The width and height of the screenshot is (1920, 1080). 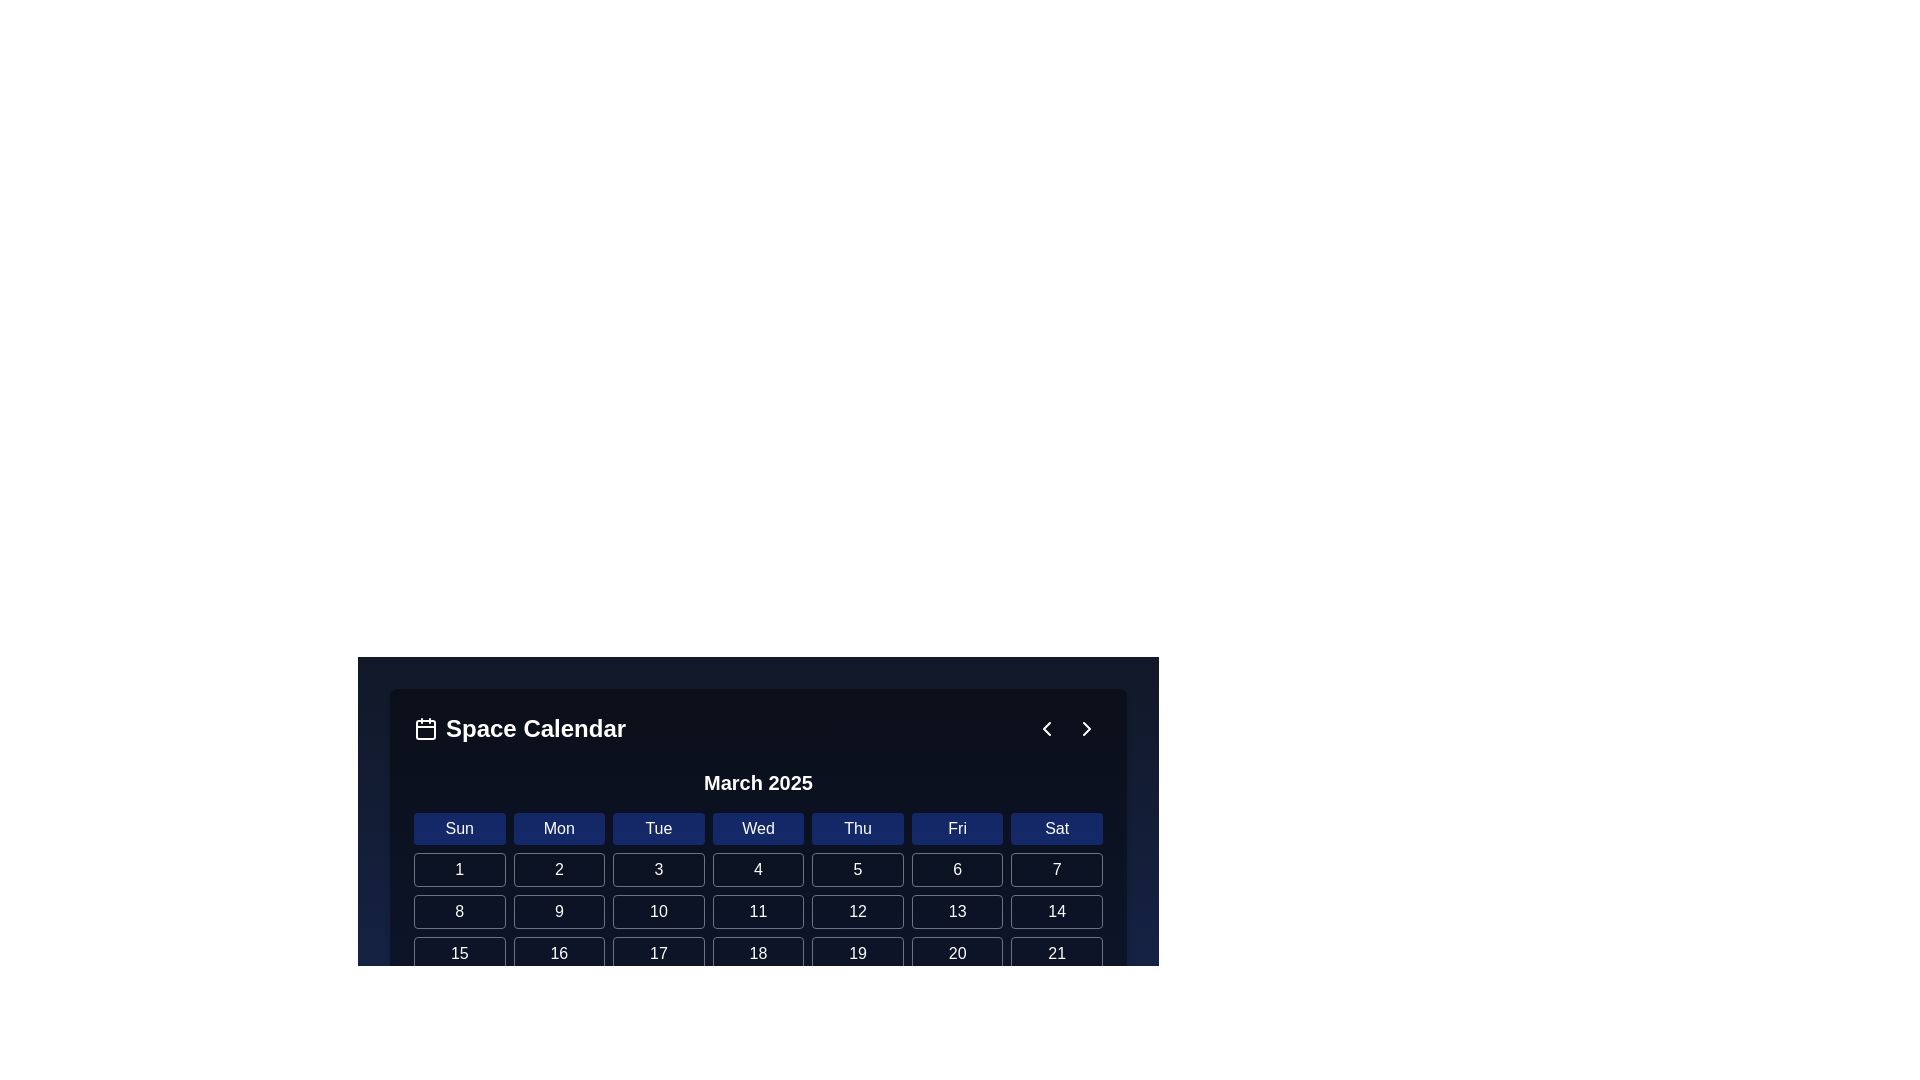 I want to click on the navigation button for the previous month in the calendar interface to change its background color, so click(x=1045, y=729).